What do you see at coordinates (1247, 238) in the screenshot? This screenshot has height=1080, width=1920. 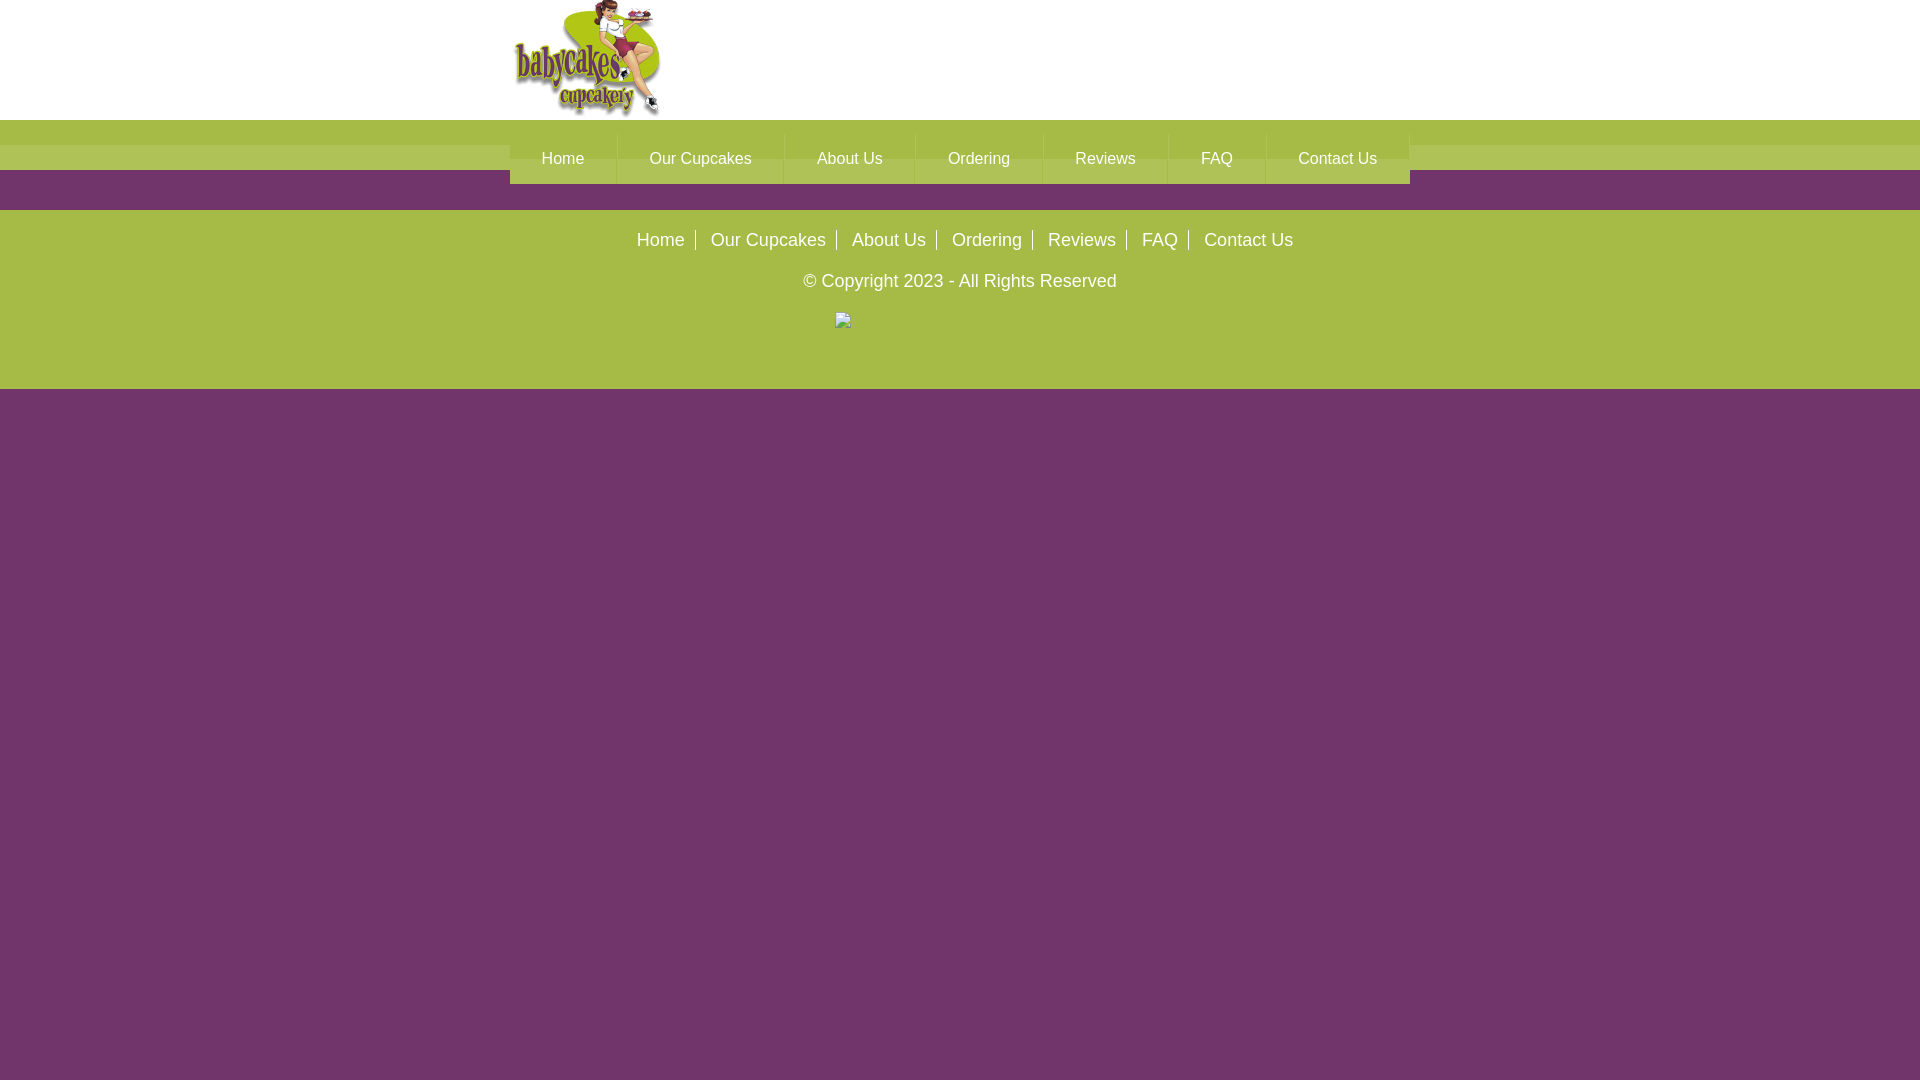 I see `'Contact Us'` at bounding box center [1247, 238].